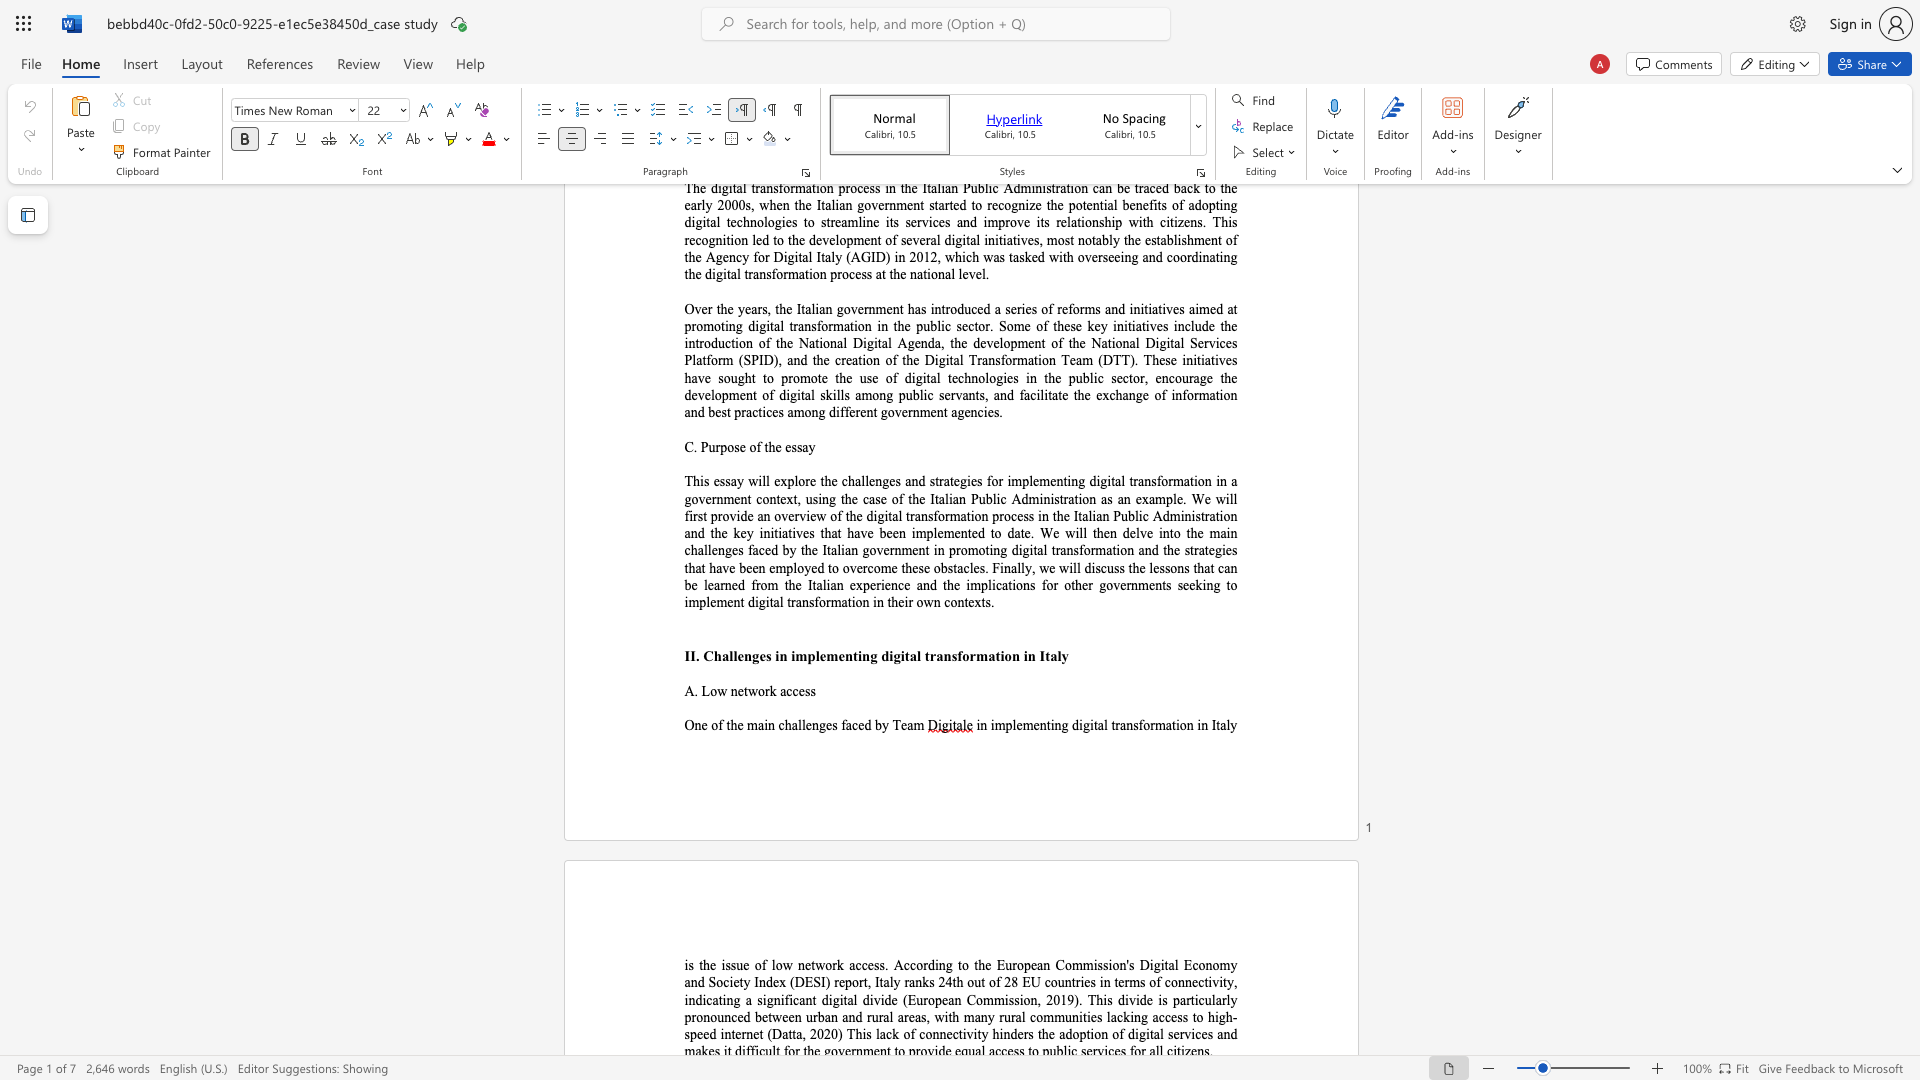 This screenshot has height=1080, width=1920. I want to click on the subset text "es f" within the text "One of the main challenges faced by Team", so click(825, 725).